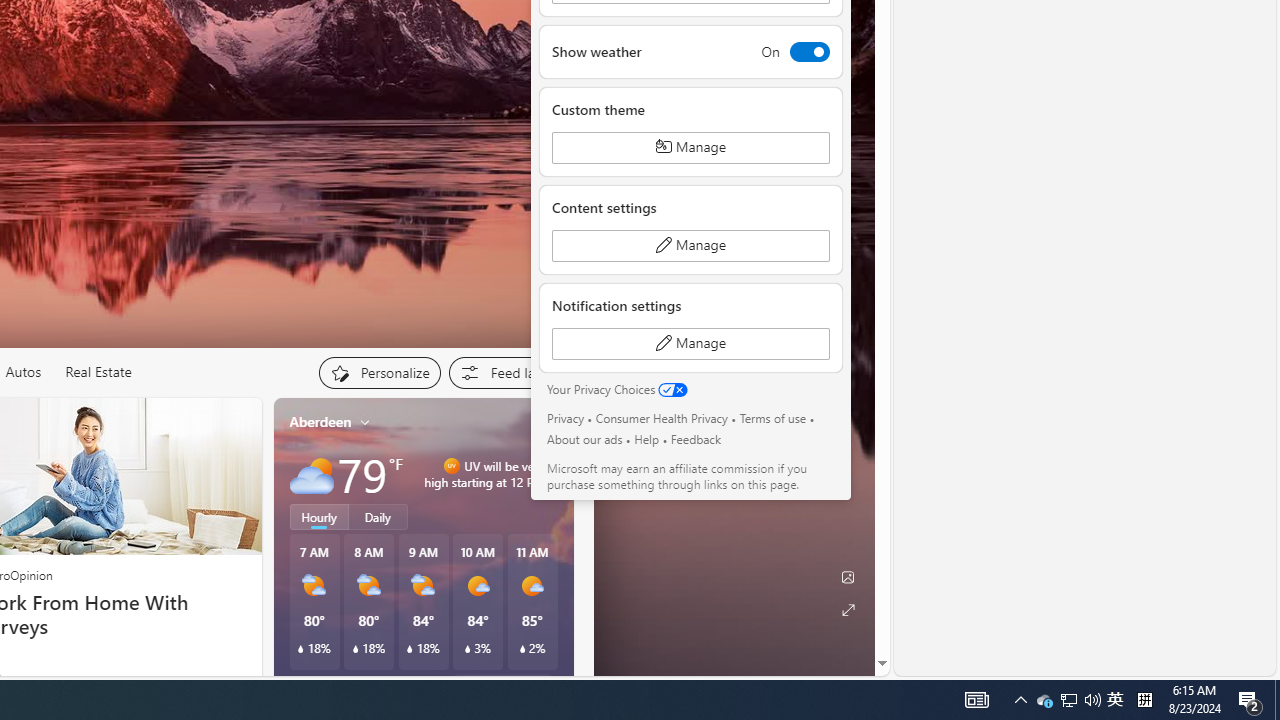  I want to click on 'Autos', so click(23, 371).